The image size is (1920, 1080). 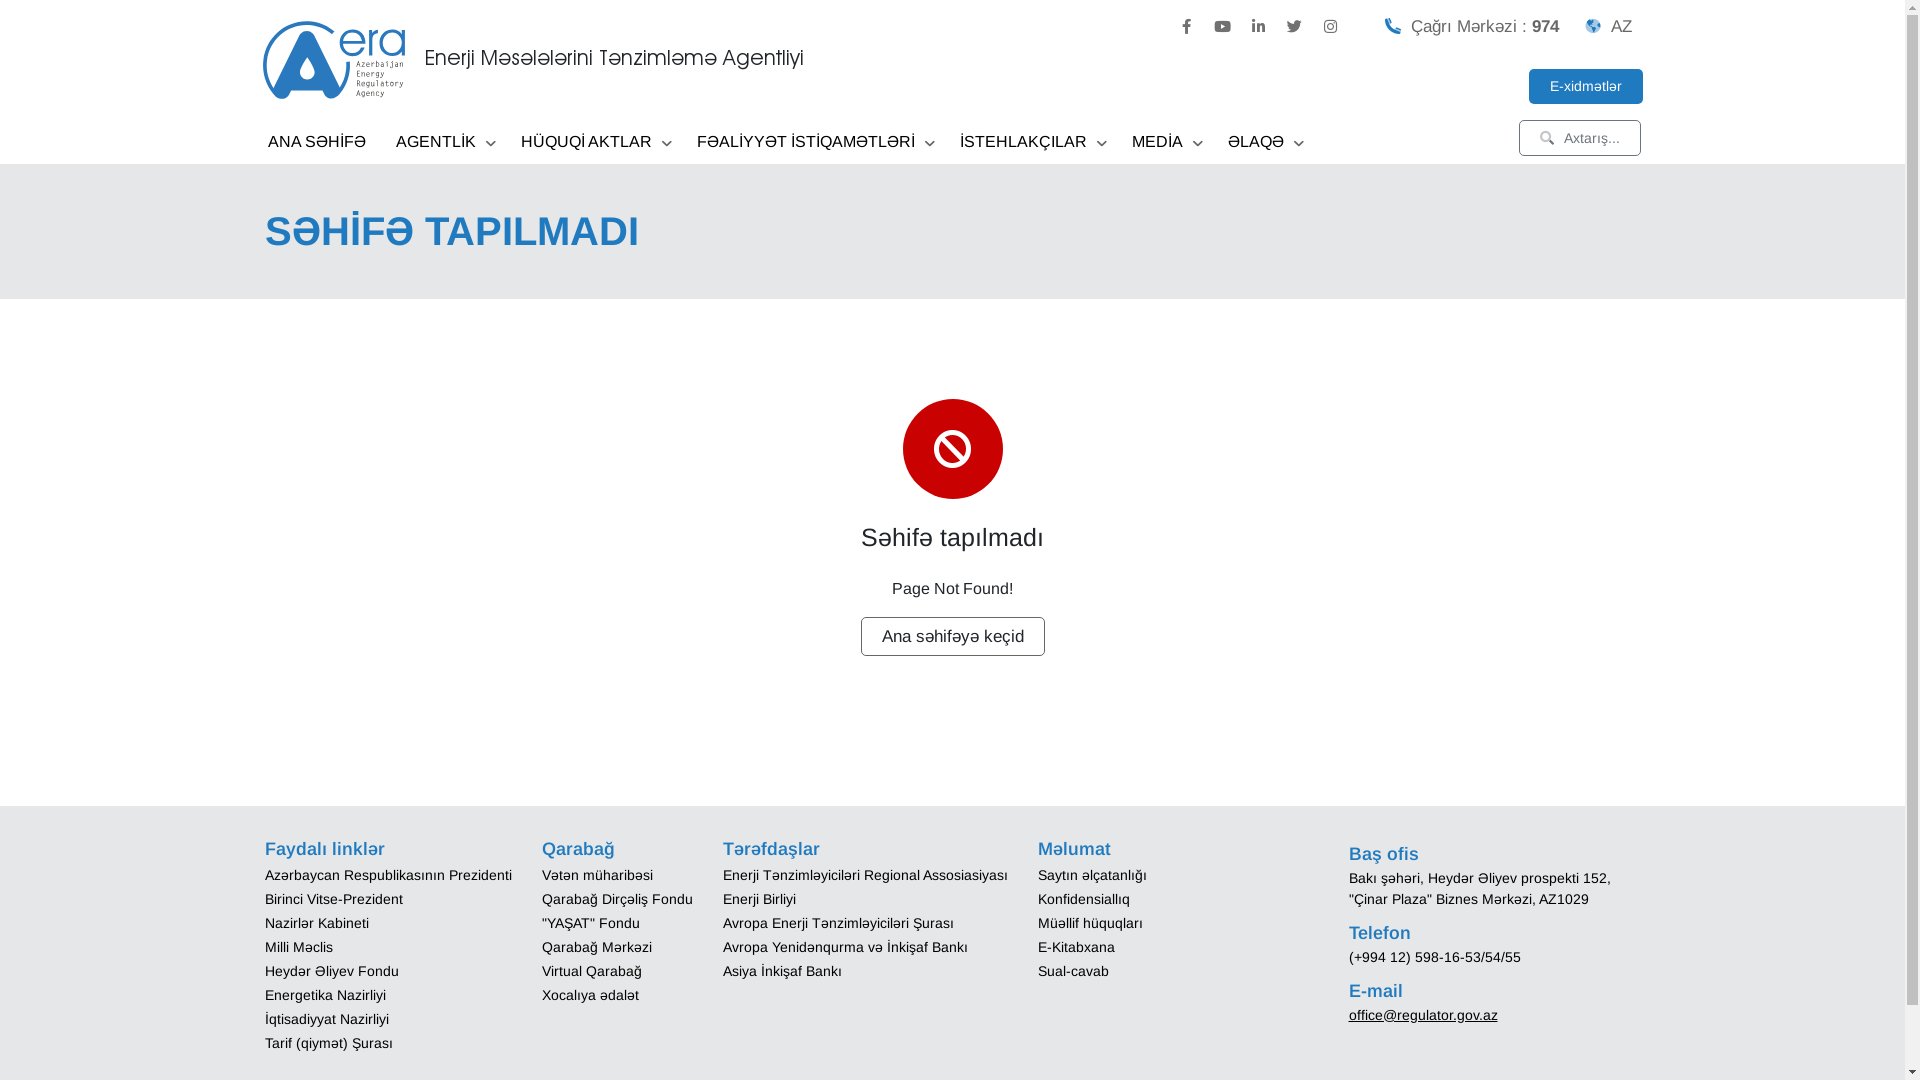 What do you see at coordinates (332, 897) in the screenshot?
I see `'Birinci Vitse-Prezident'` at bounding box center [332, 897].